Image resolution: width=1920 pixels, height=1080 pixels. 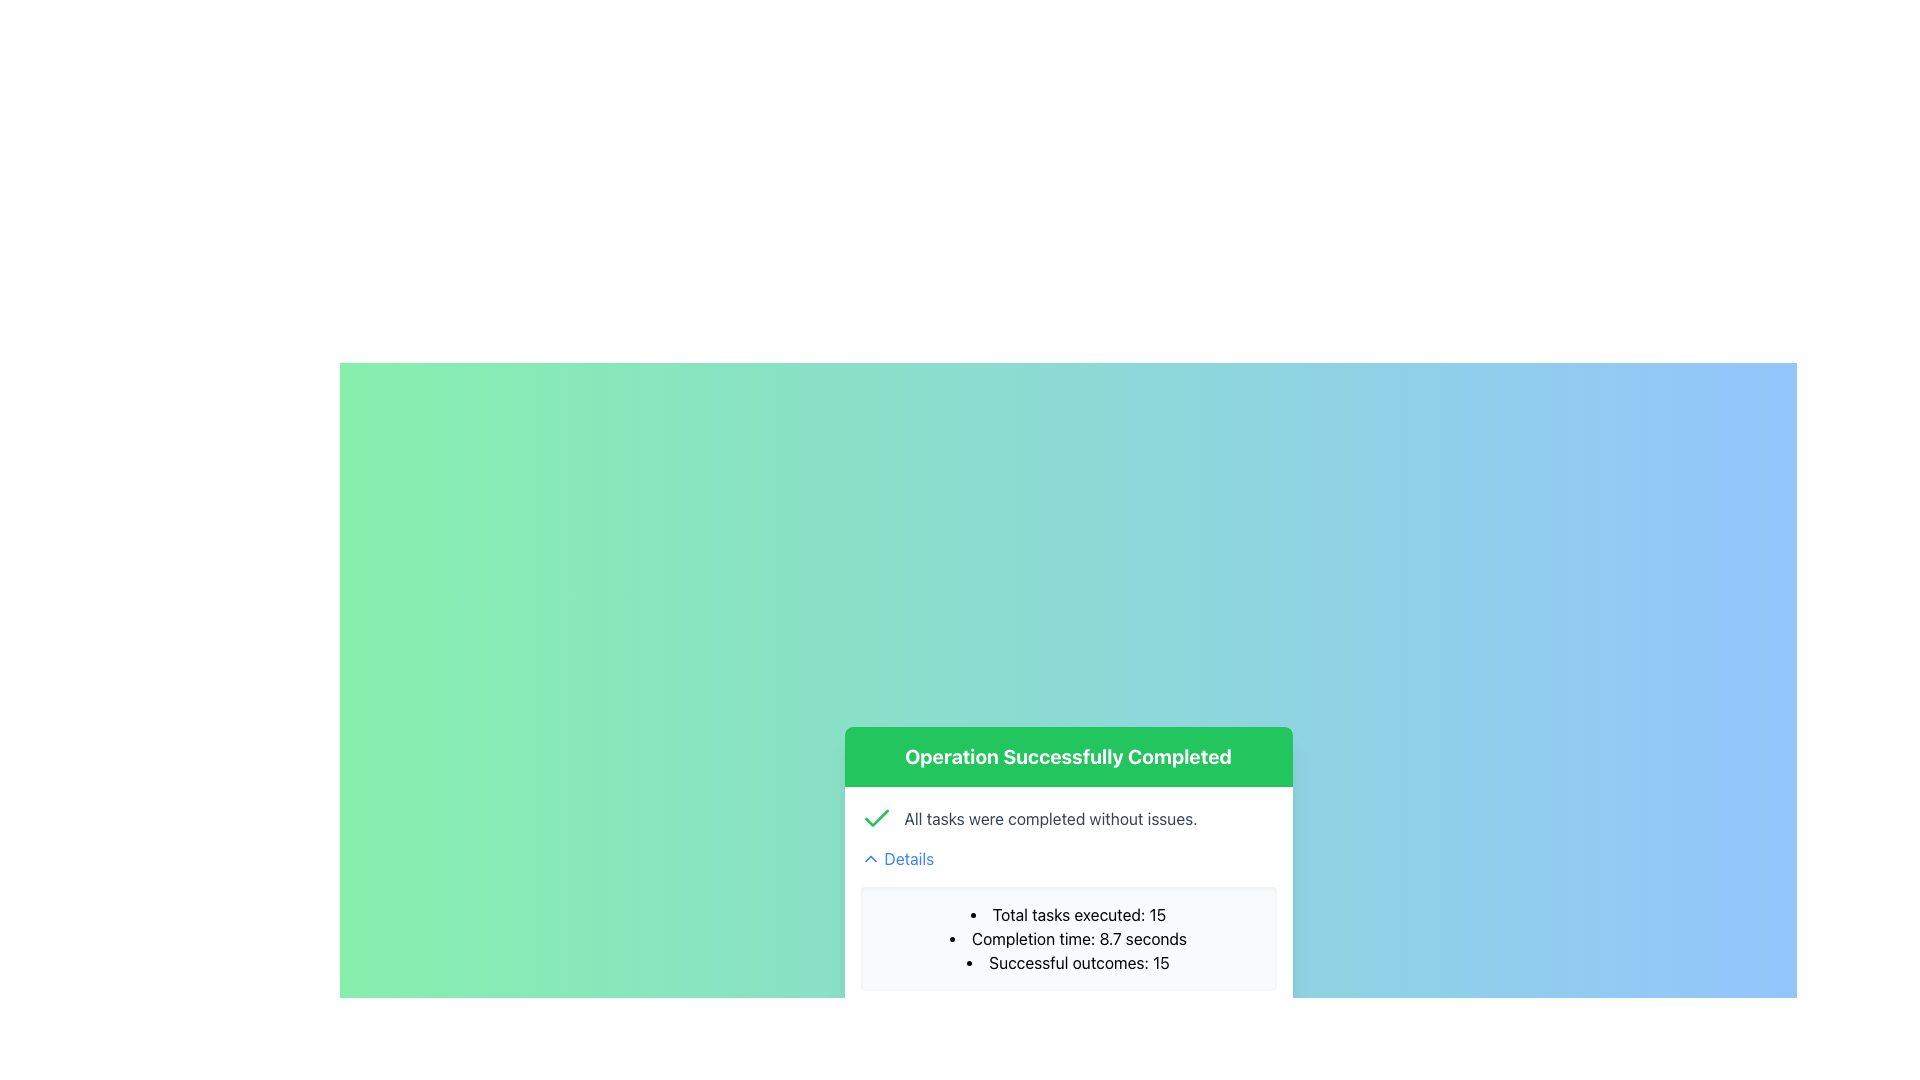 I want to click on the text item that states 'It took 8.7 seconds' in the bulleted list of the summary card titled 'Operation Successfully Completed', so click(x=1067, y=938).